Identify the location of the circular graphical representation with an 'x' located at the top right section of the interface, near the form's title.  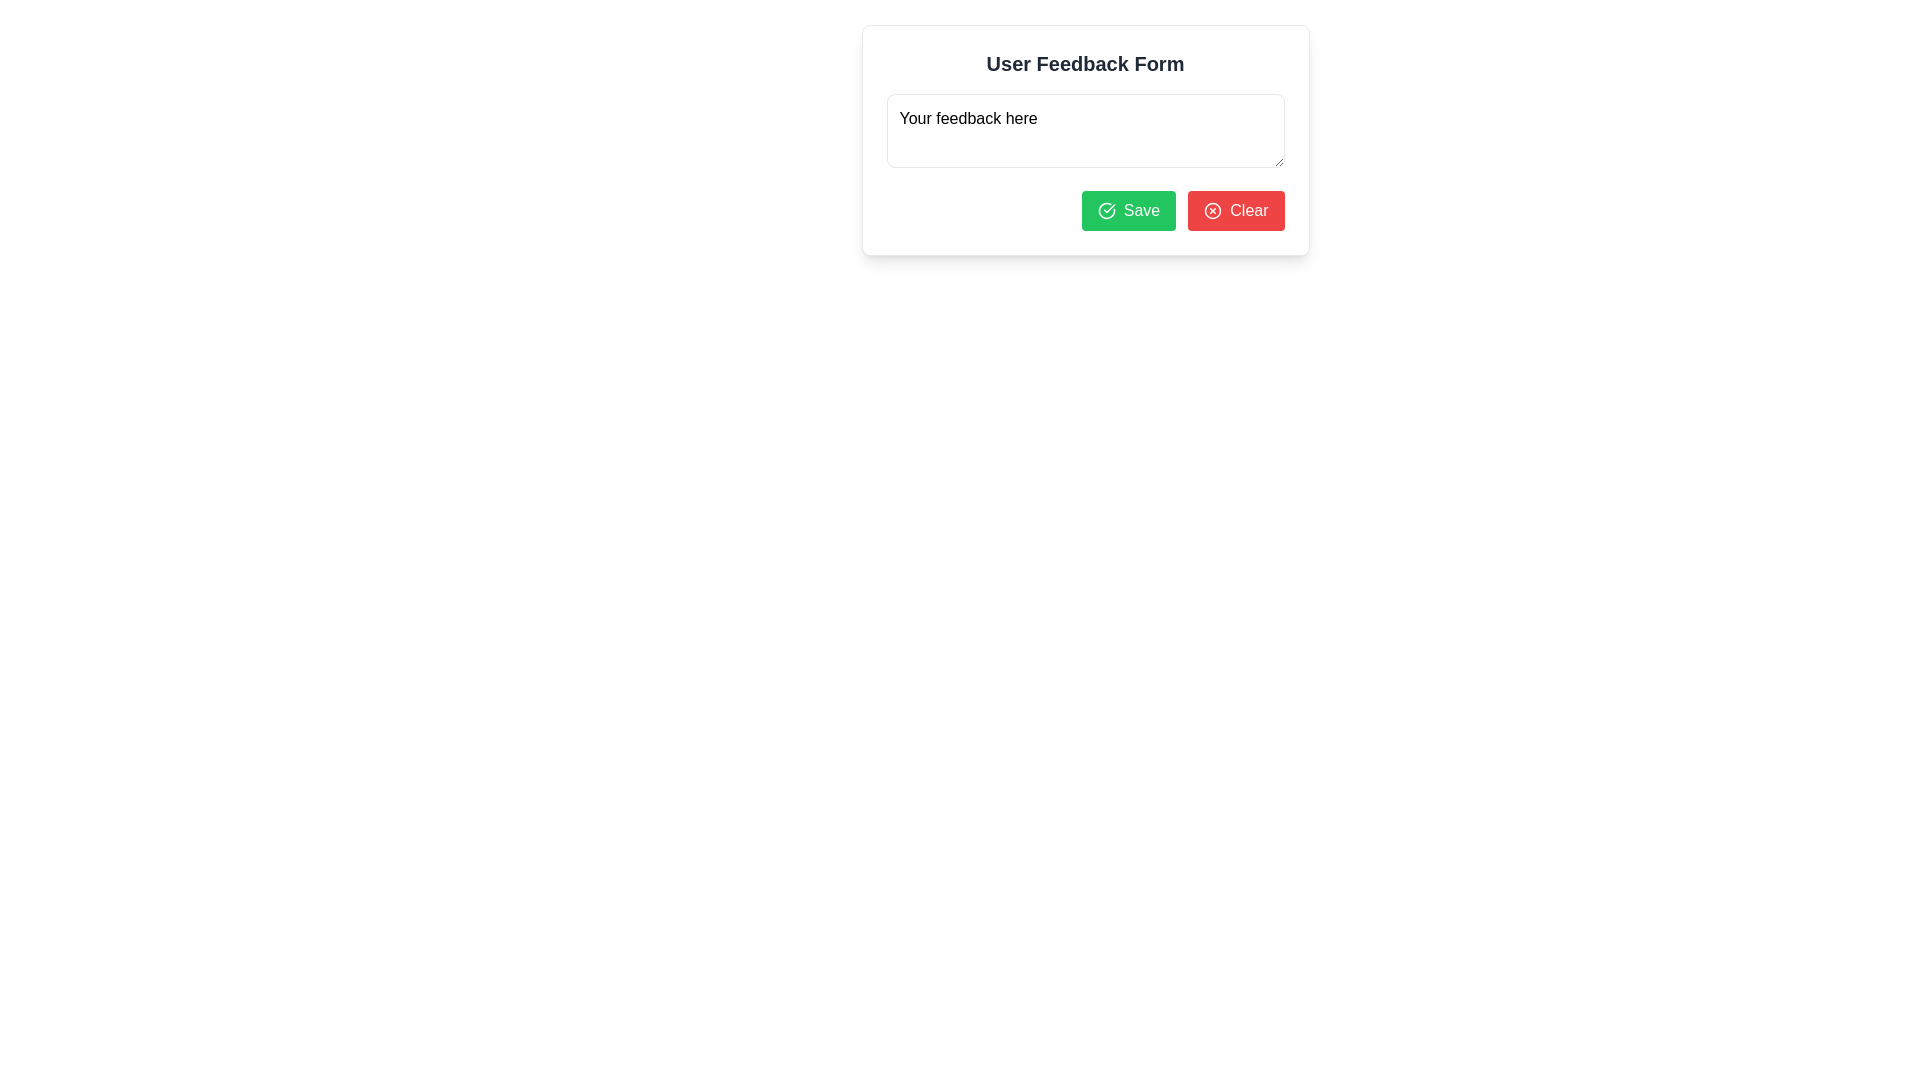
(1212, 211).